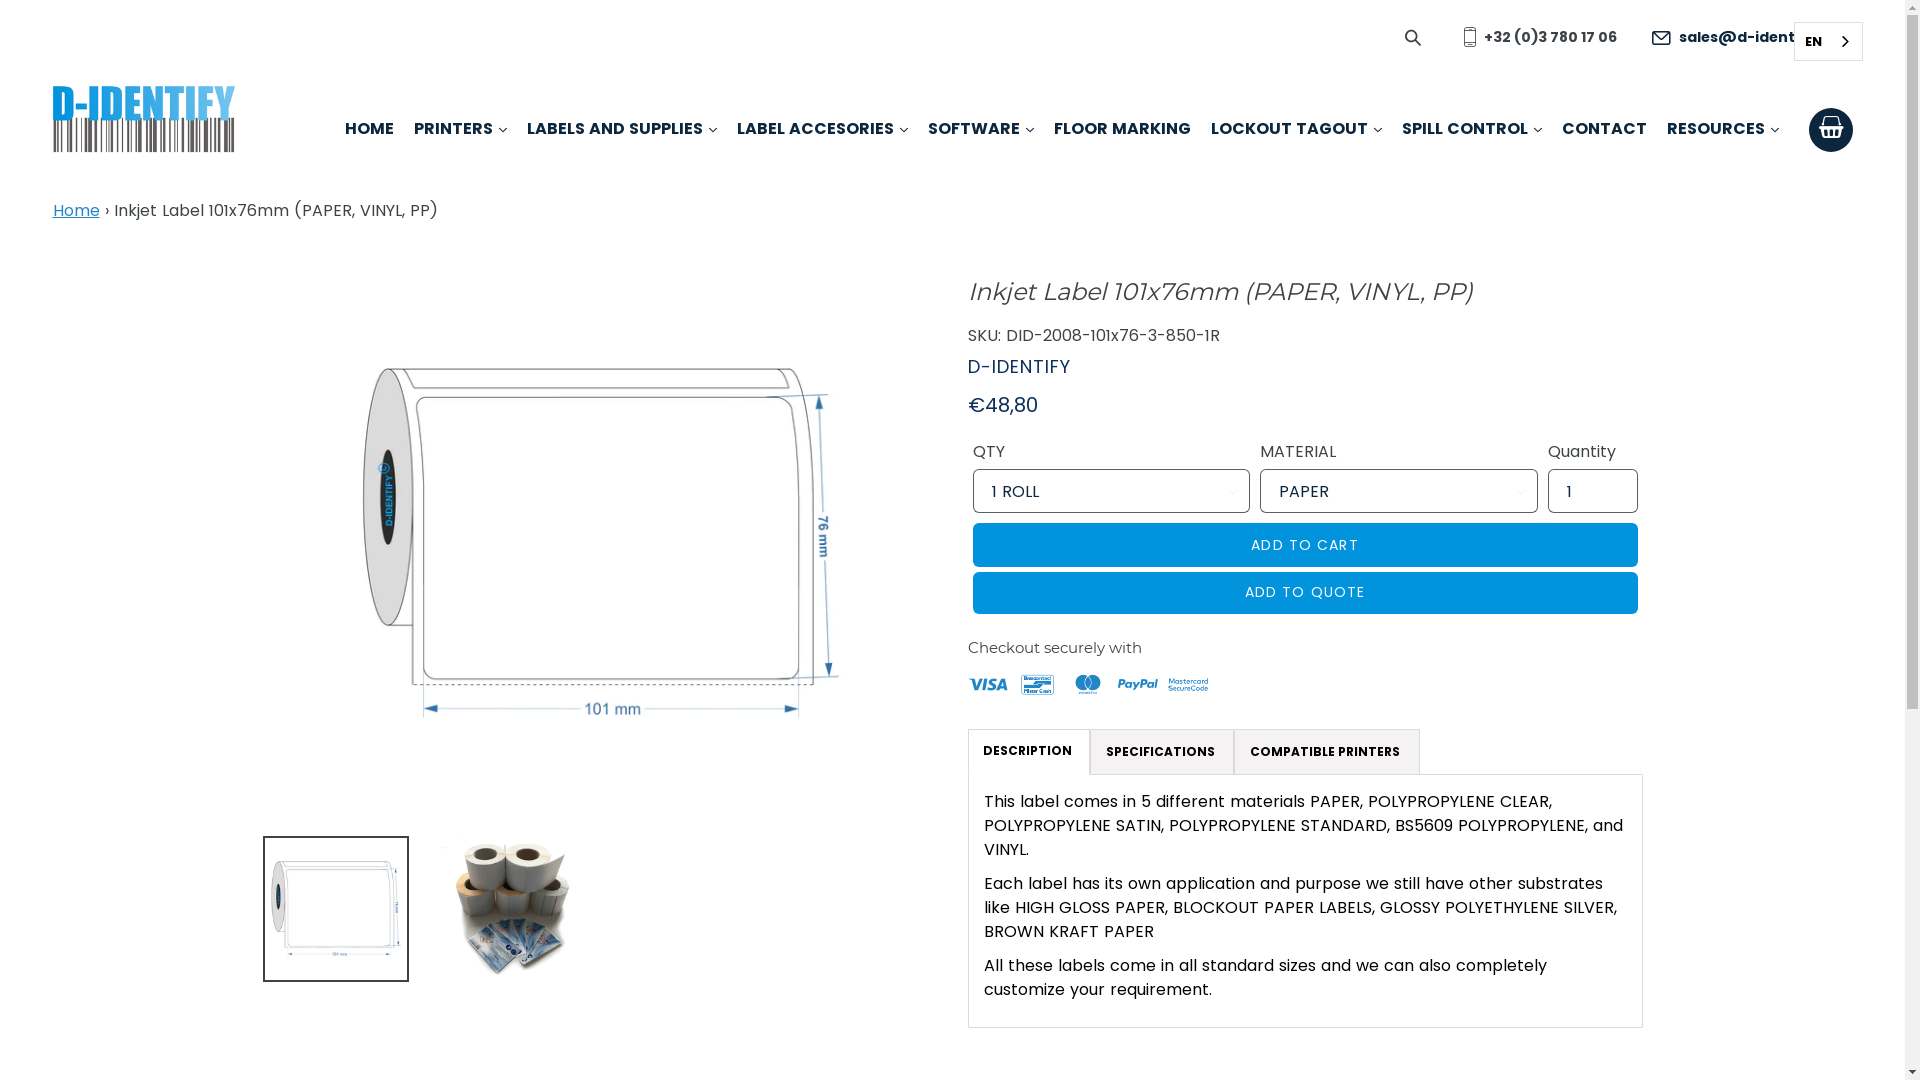  I want to click on 'CONTACT', so click(1604, 131).